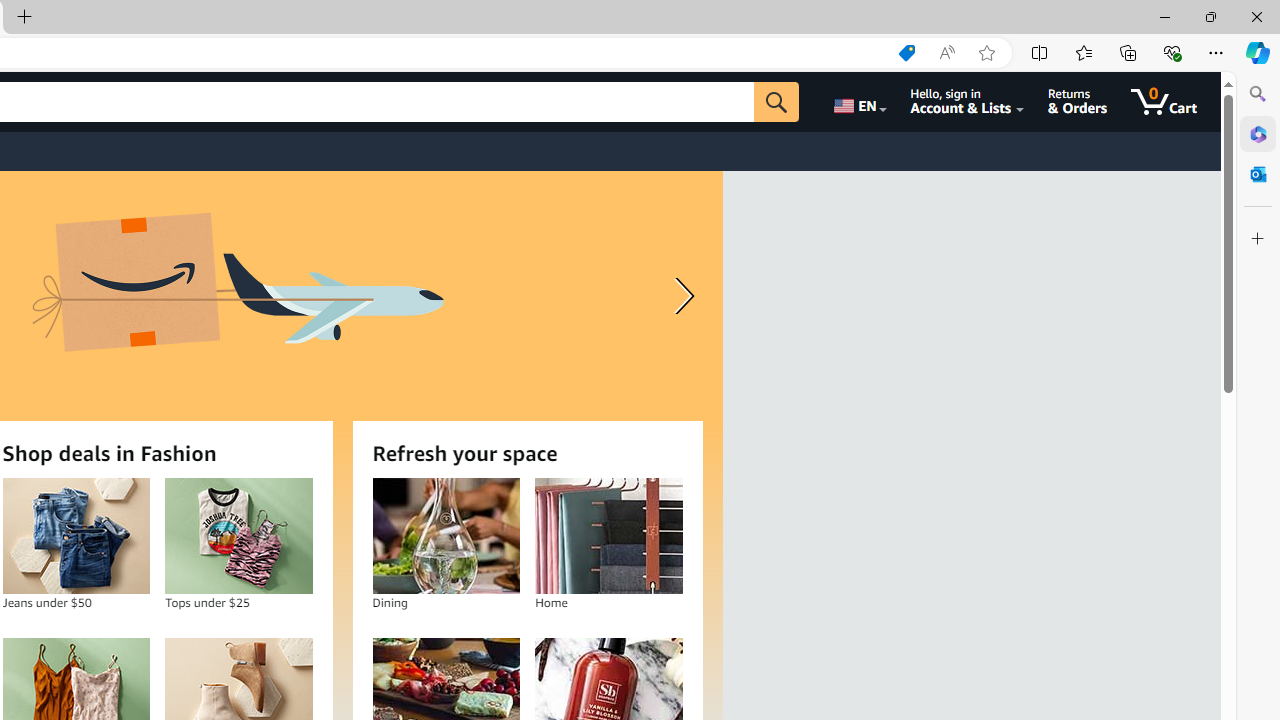 Image resolution: width=1280 pixels, height=720 pixels. What do you see at coordinates (775, 101) in the screenshot?
I see `'Go'` at bounding box center [775, 101].